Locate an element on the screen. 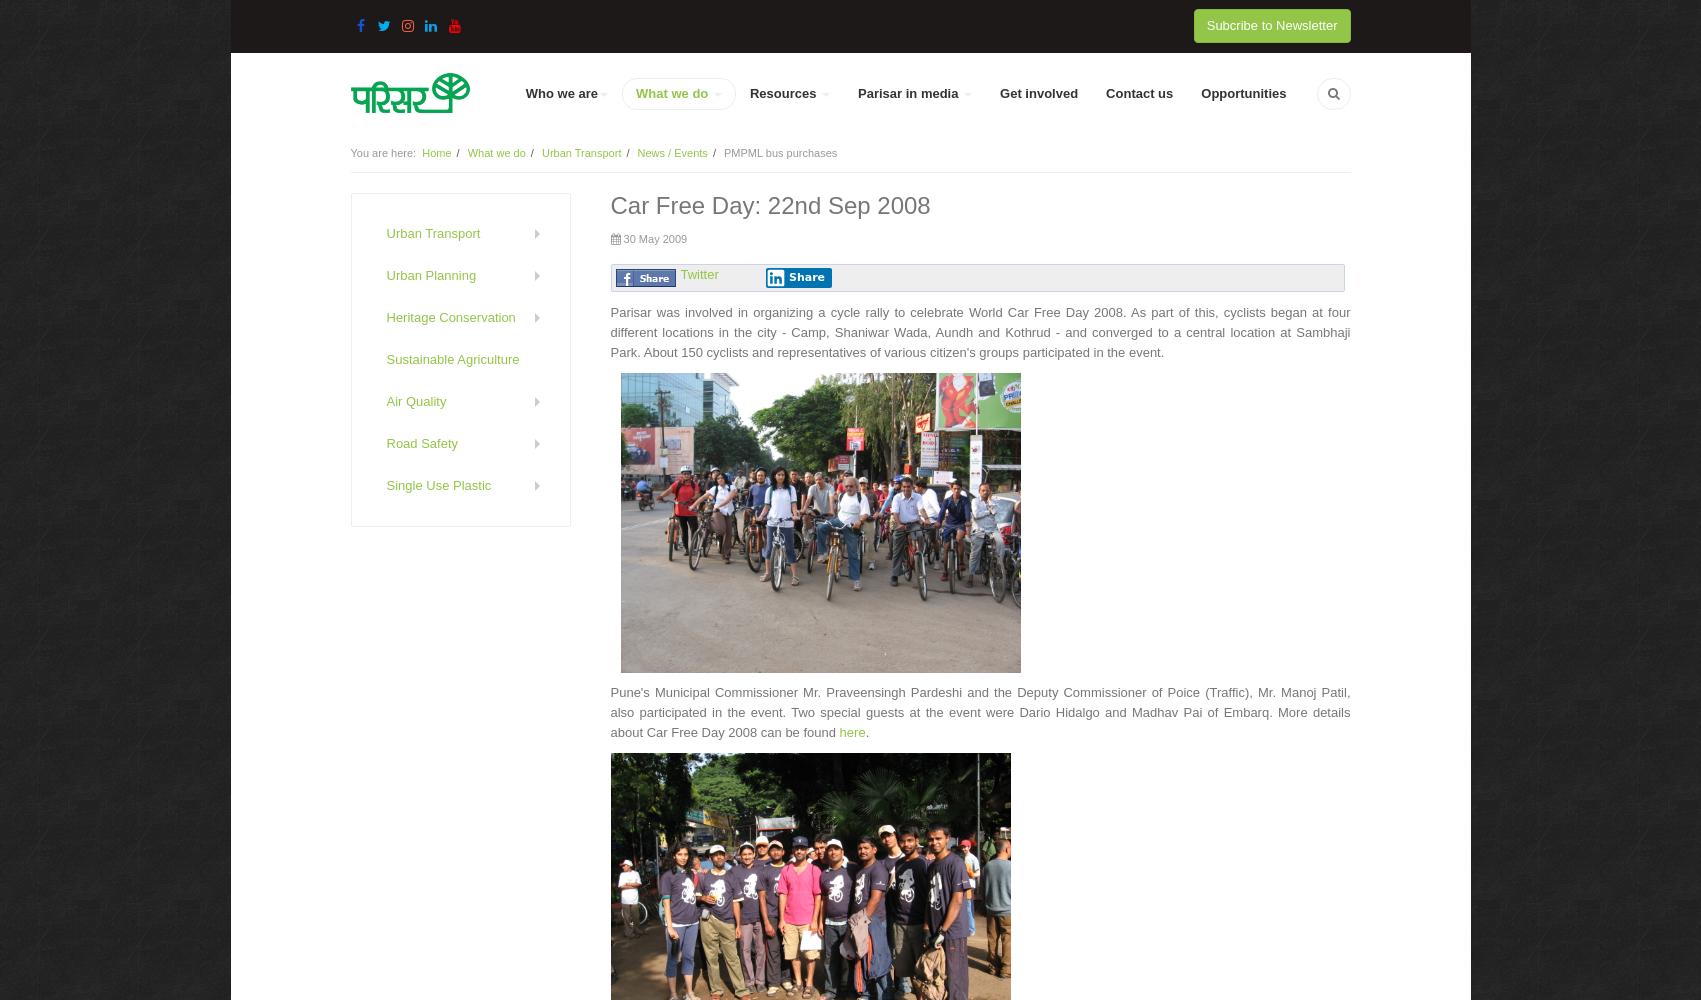 This screenshot has height=1000, width=1701. 'Home' is located at coordinates (435, 153).